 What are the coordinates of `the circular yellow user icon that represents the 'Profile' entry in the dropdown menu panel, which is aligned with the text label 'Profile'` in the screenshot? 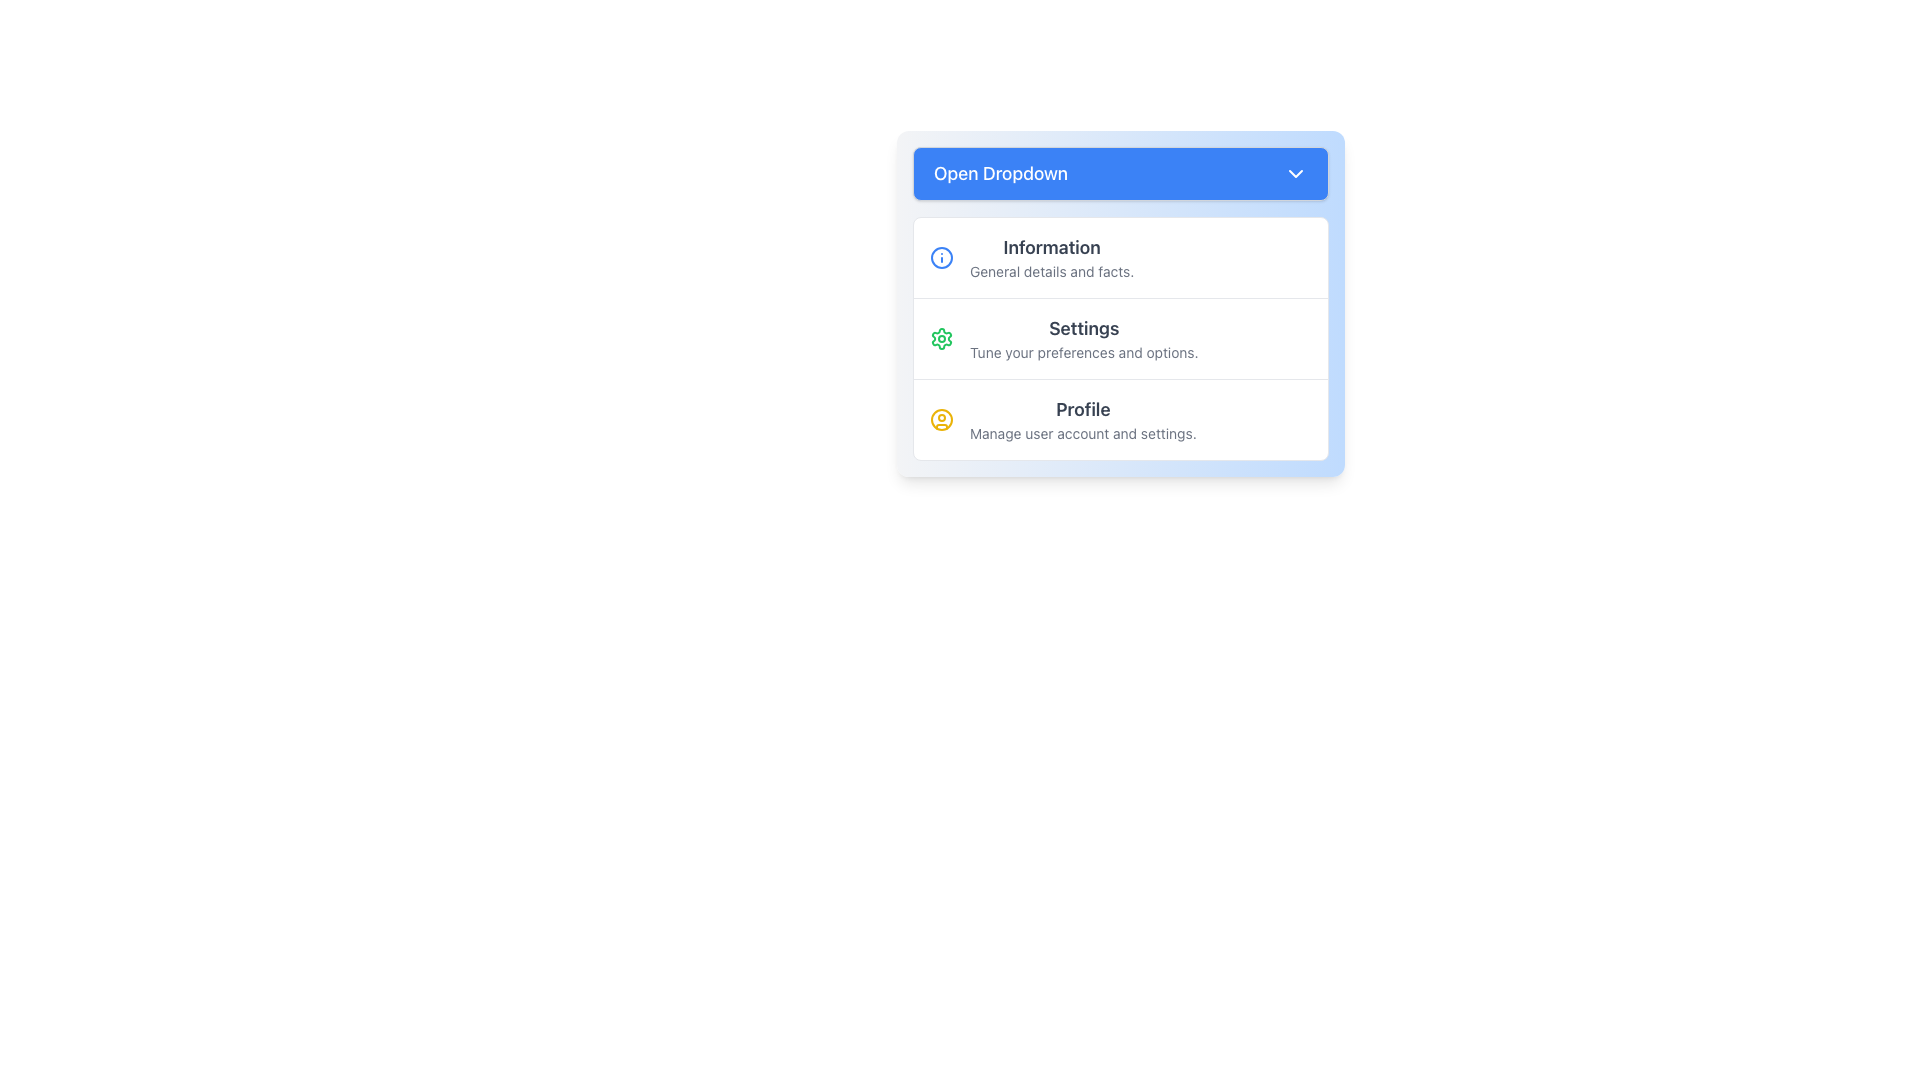 It's located at (940, 419).